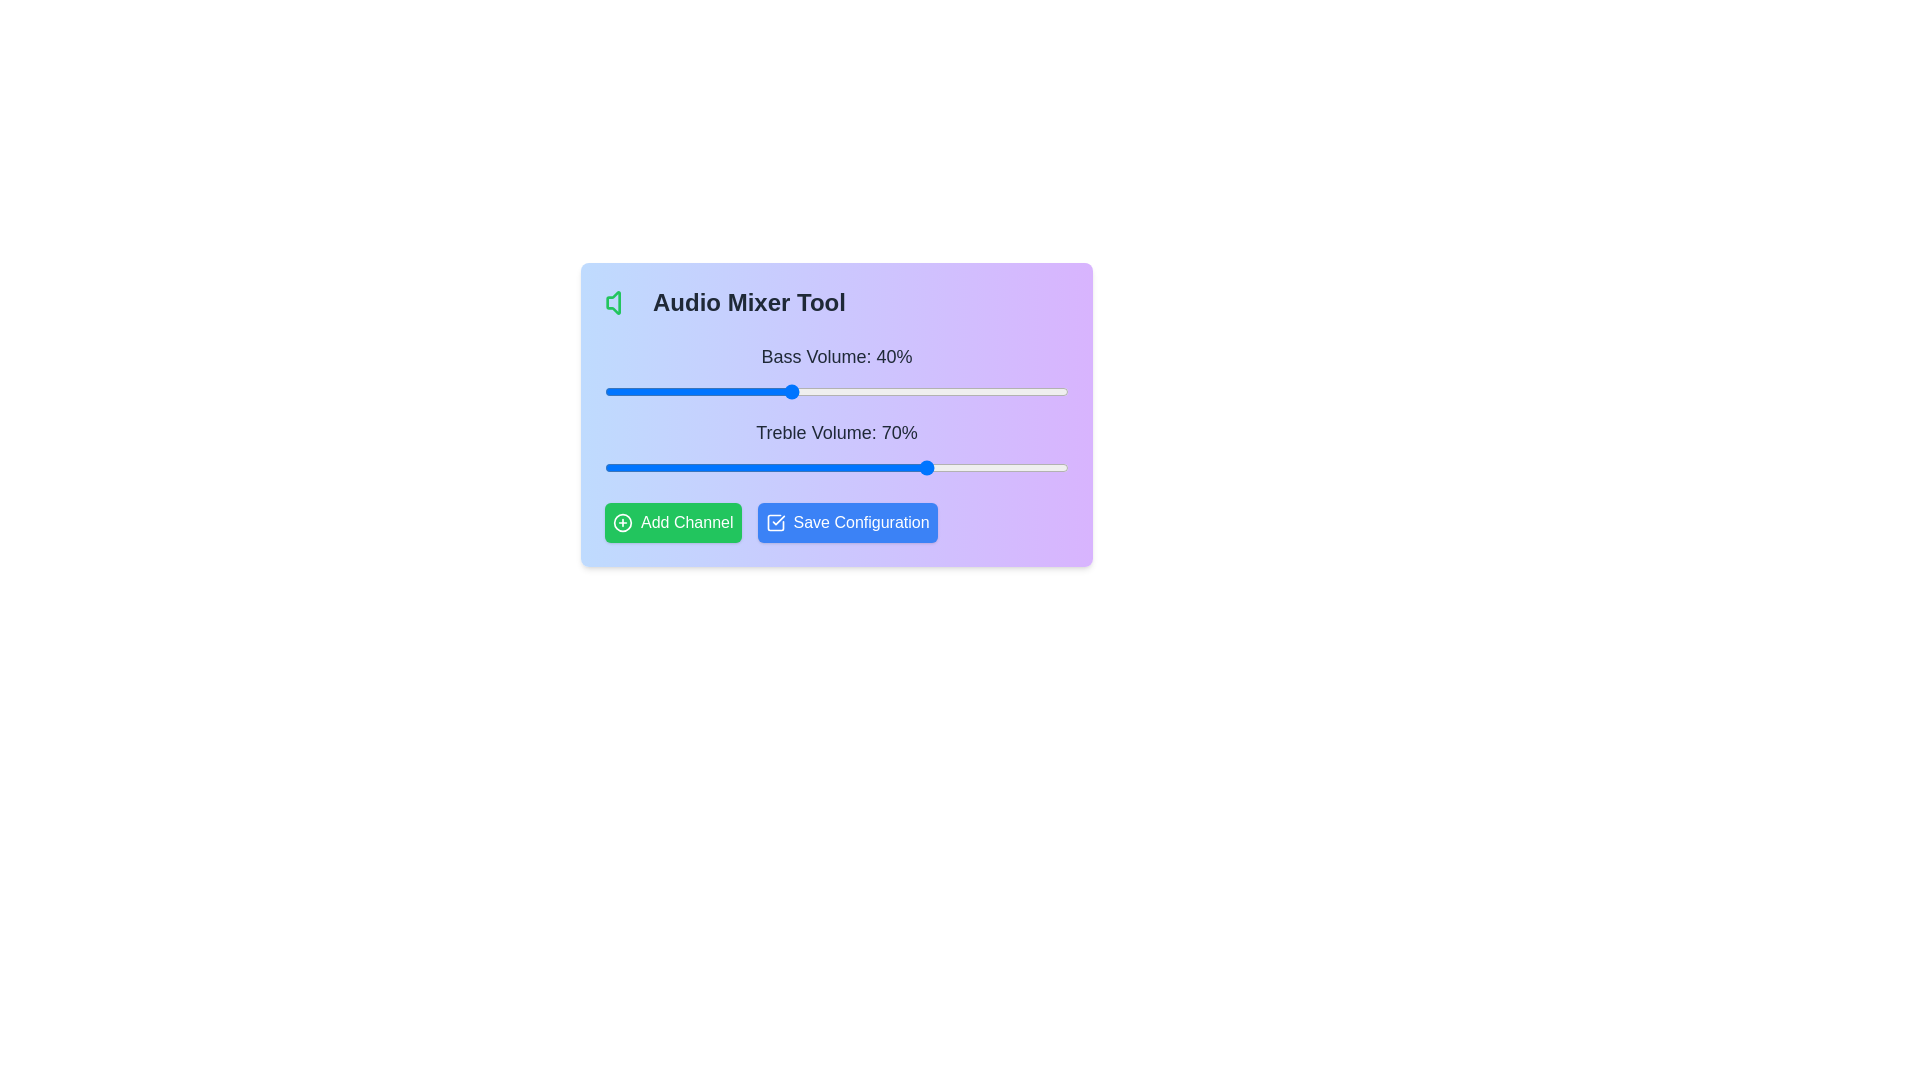  Describe the element at coordinates (836, 373) in the screenshot. I see `the Bass Volume slider control displaying 'Bass Volume: 40%'` at that location.